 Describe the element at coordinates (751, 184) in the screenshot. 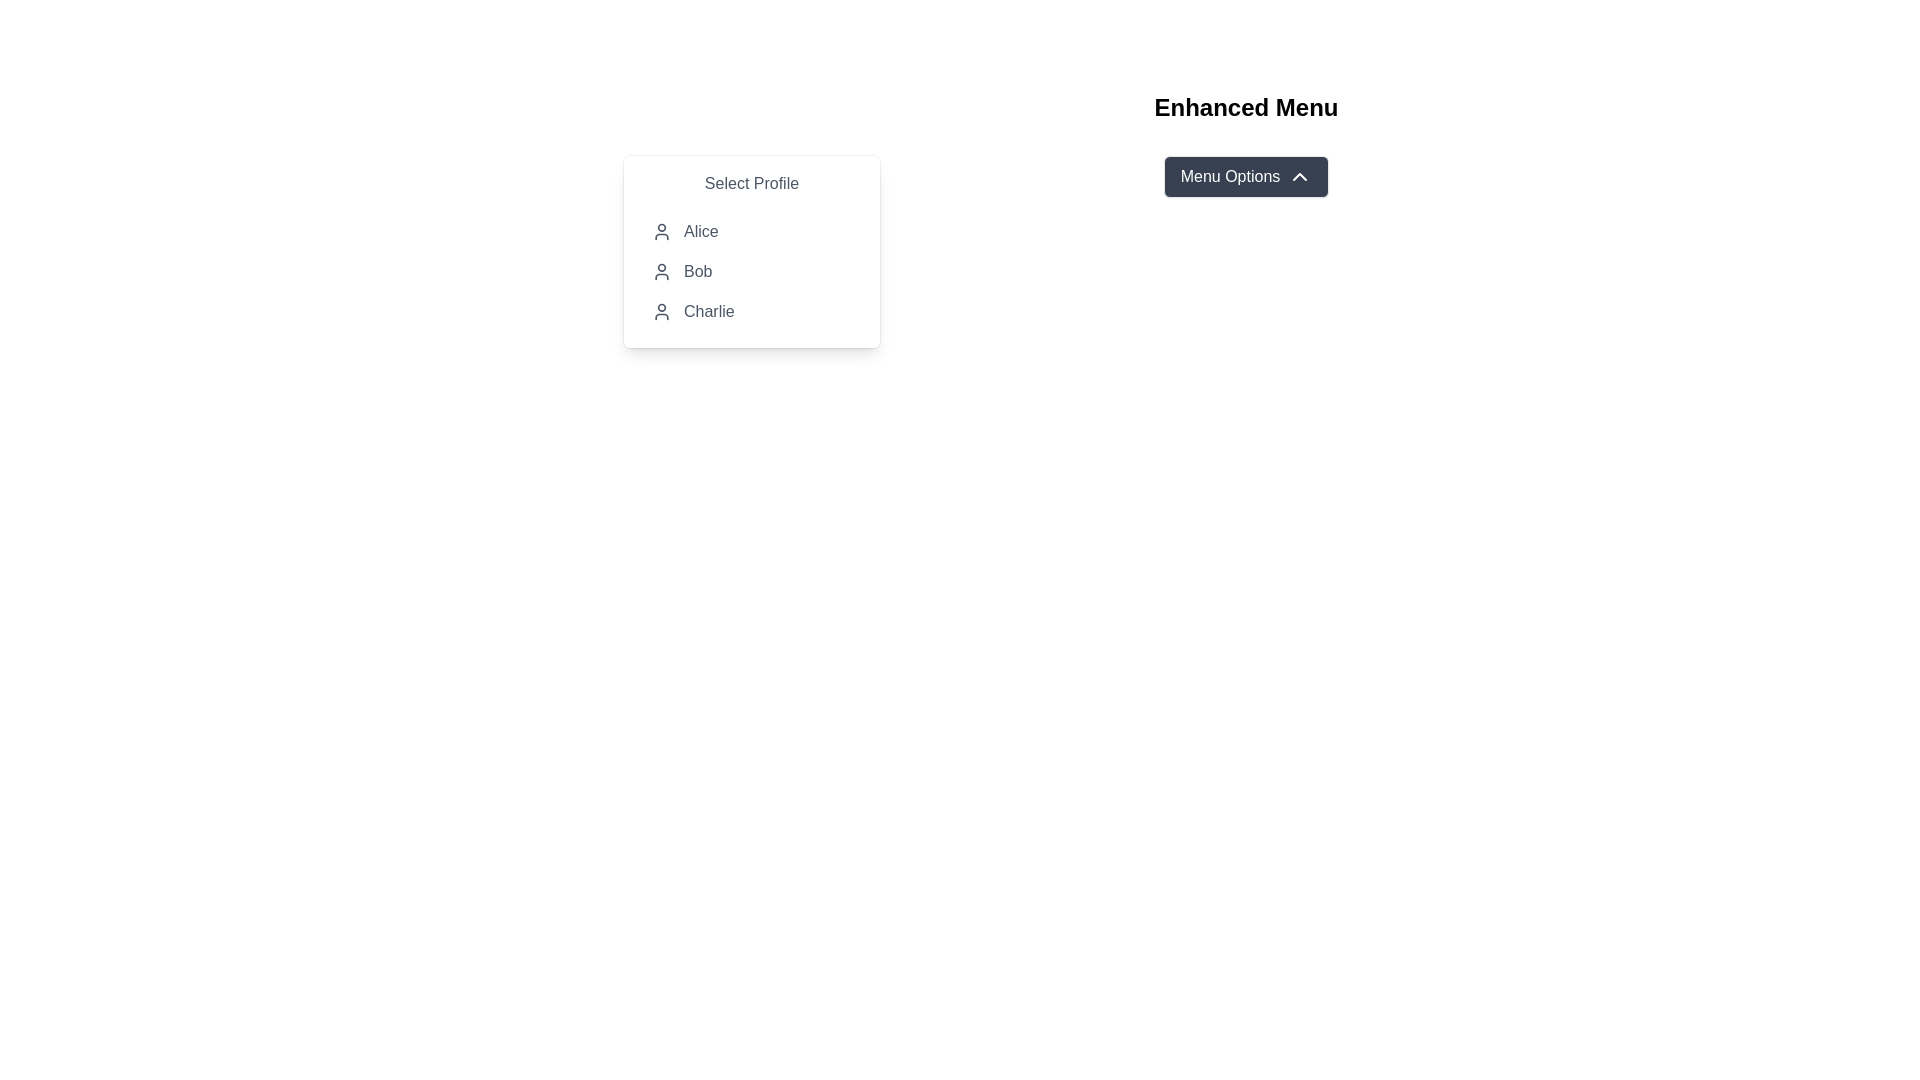

I see `the 'Select Profile' text label, which is positioned at the top of the dropdown menu containing options like 'Alice', 'Bob', and 'Charlie'` at that location.